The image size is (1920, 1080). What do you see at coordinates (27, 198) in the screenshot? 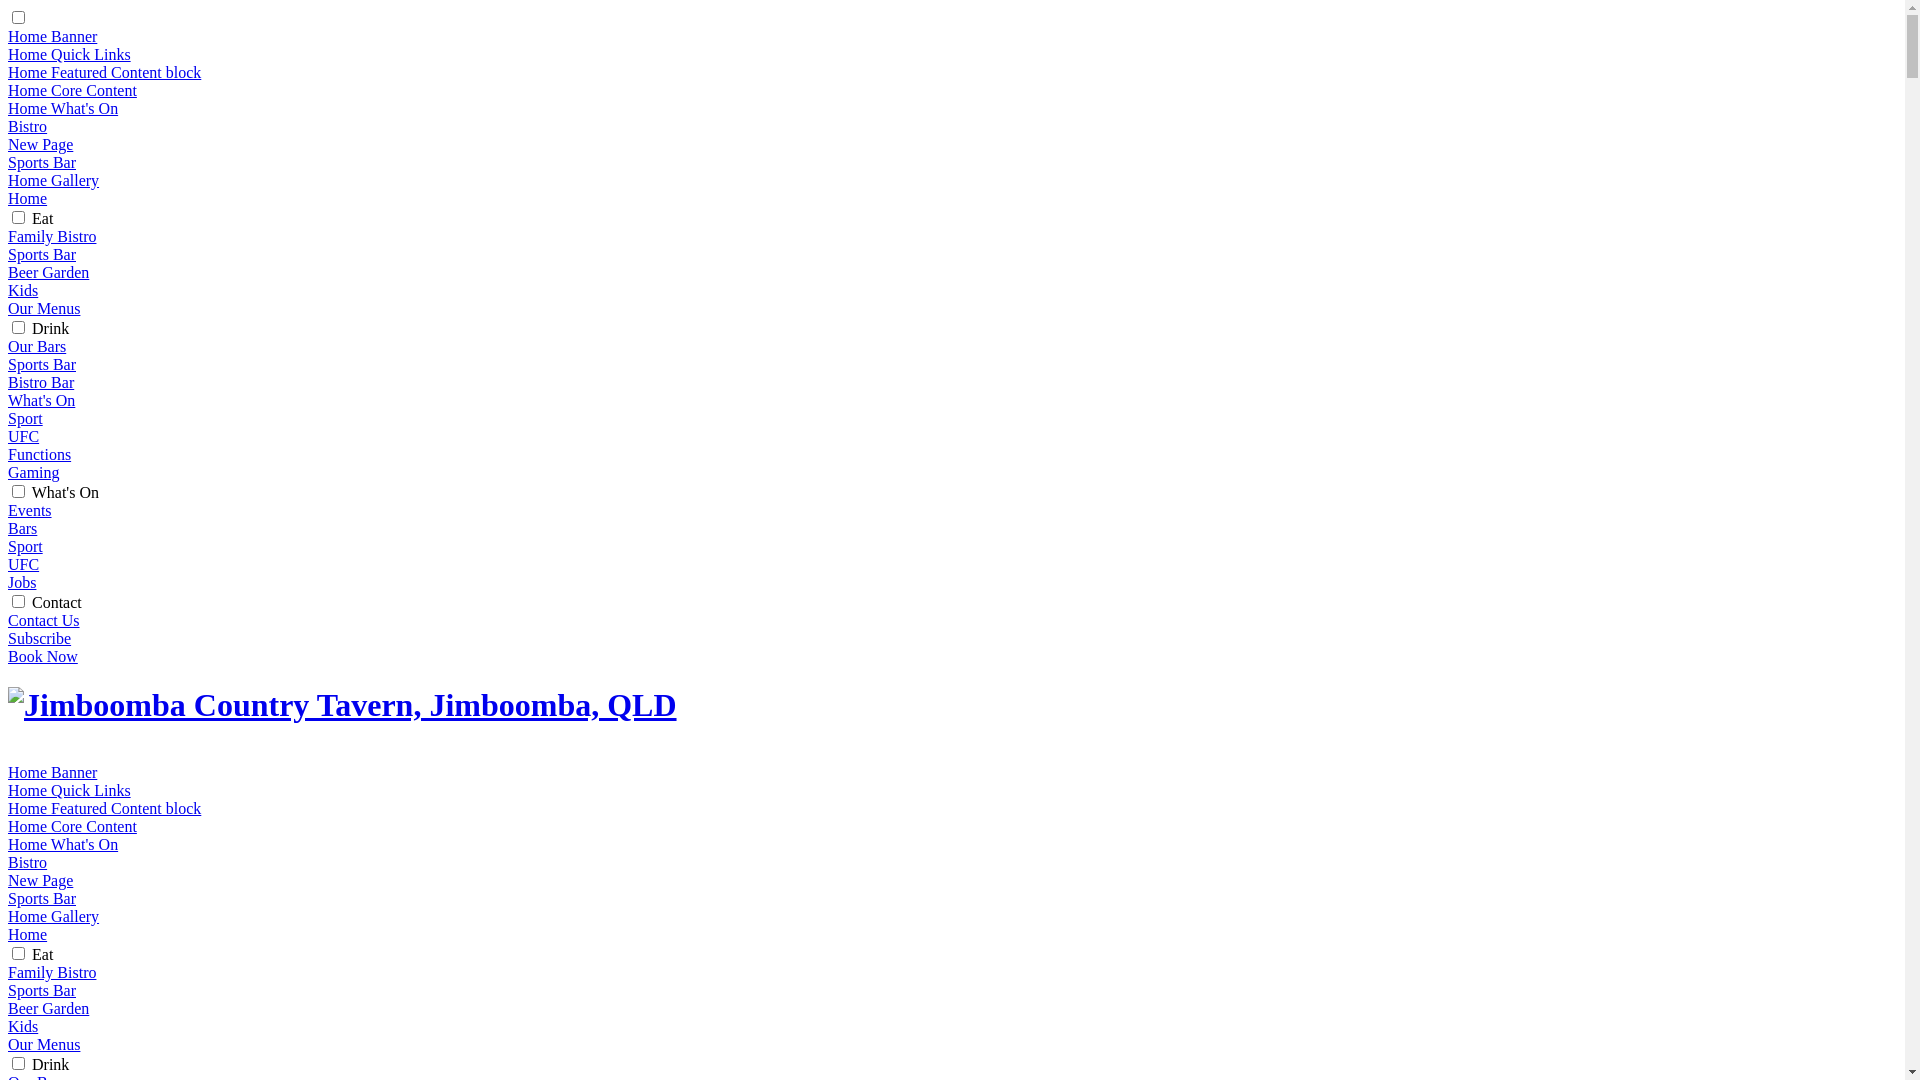
I see `'Home'` at bounding box center [27, 198].